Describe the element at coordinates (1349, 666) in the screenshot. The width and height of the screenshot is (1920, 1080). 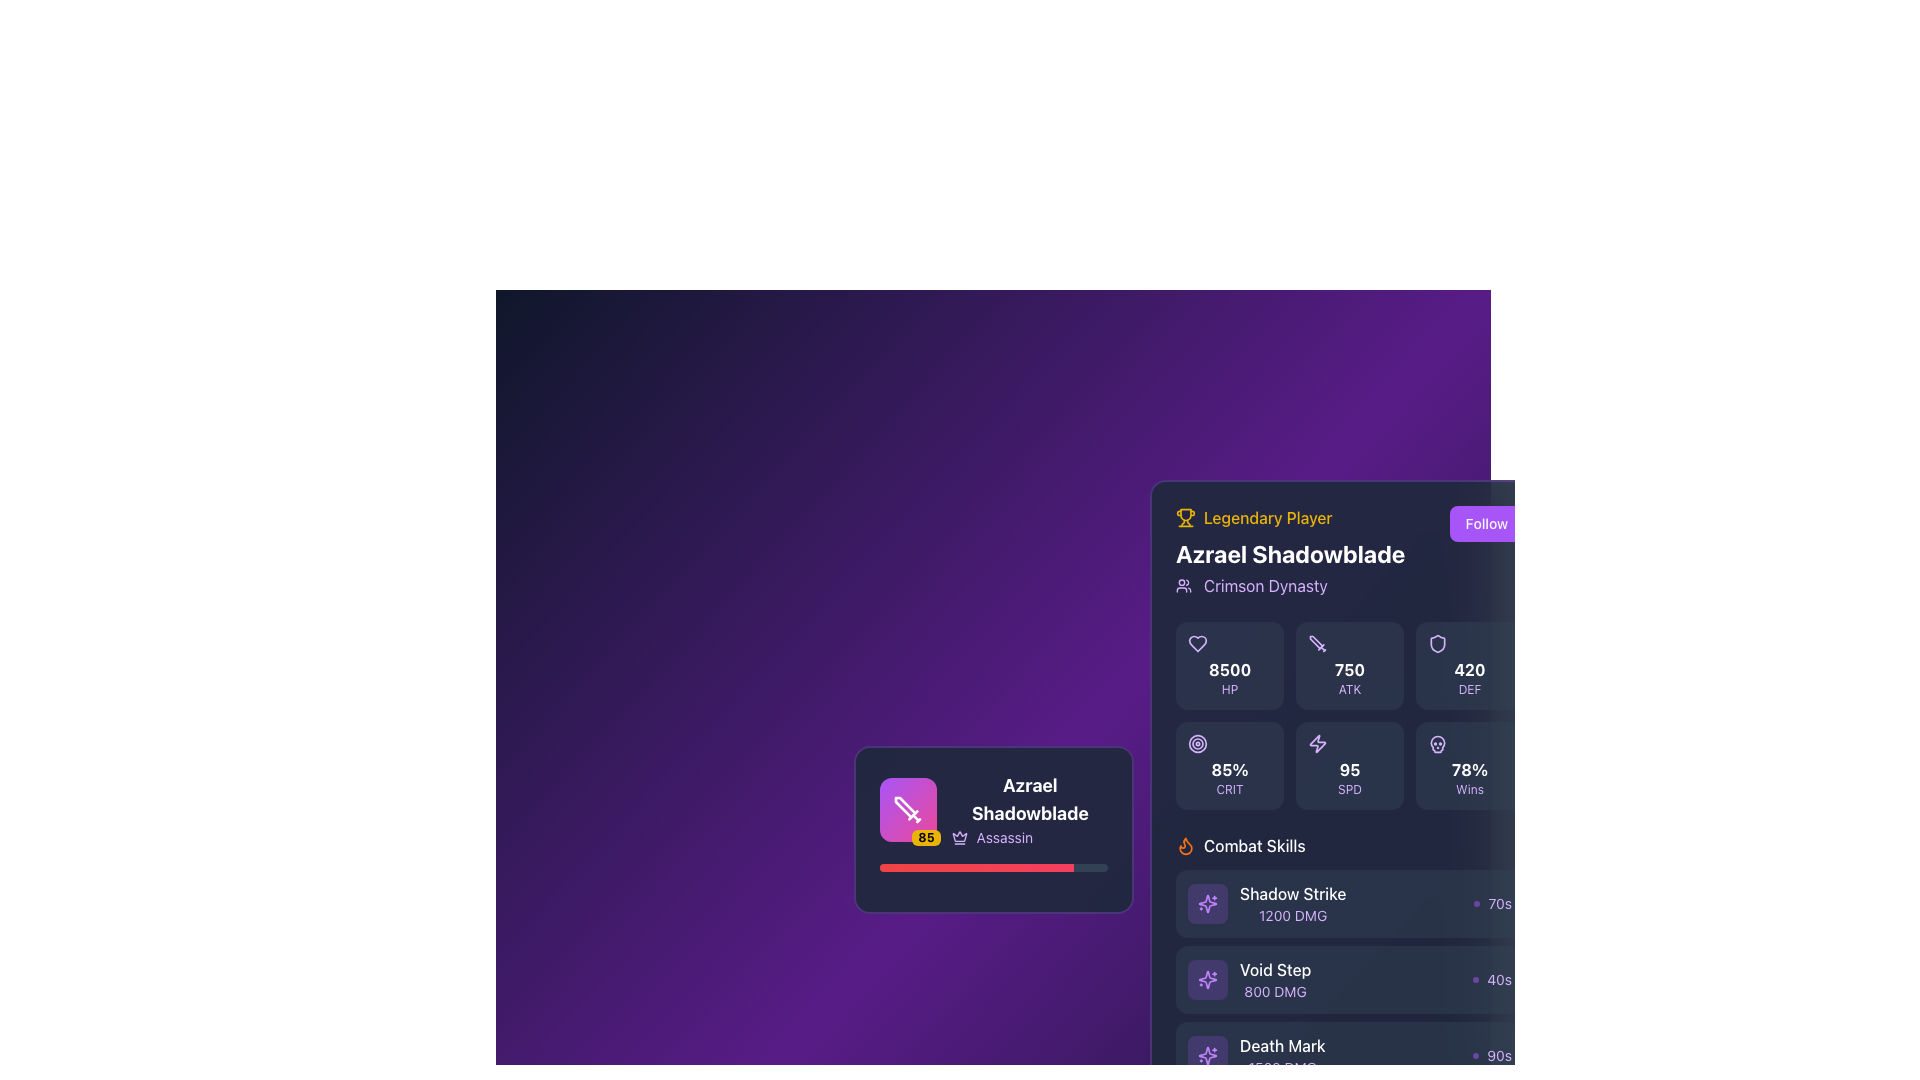
I see `the Statistic Card that displays the attack statistic of the character, positioned in the middle of the top row in a 3x3 grid, between the '8500 HP' card and the '420 DEF' card` at that location.